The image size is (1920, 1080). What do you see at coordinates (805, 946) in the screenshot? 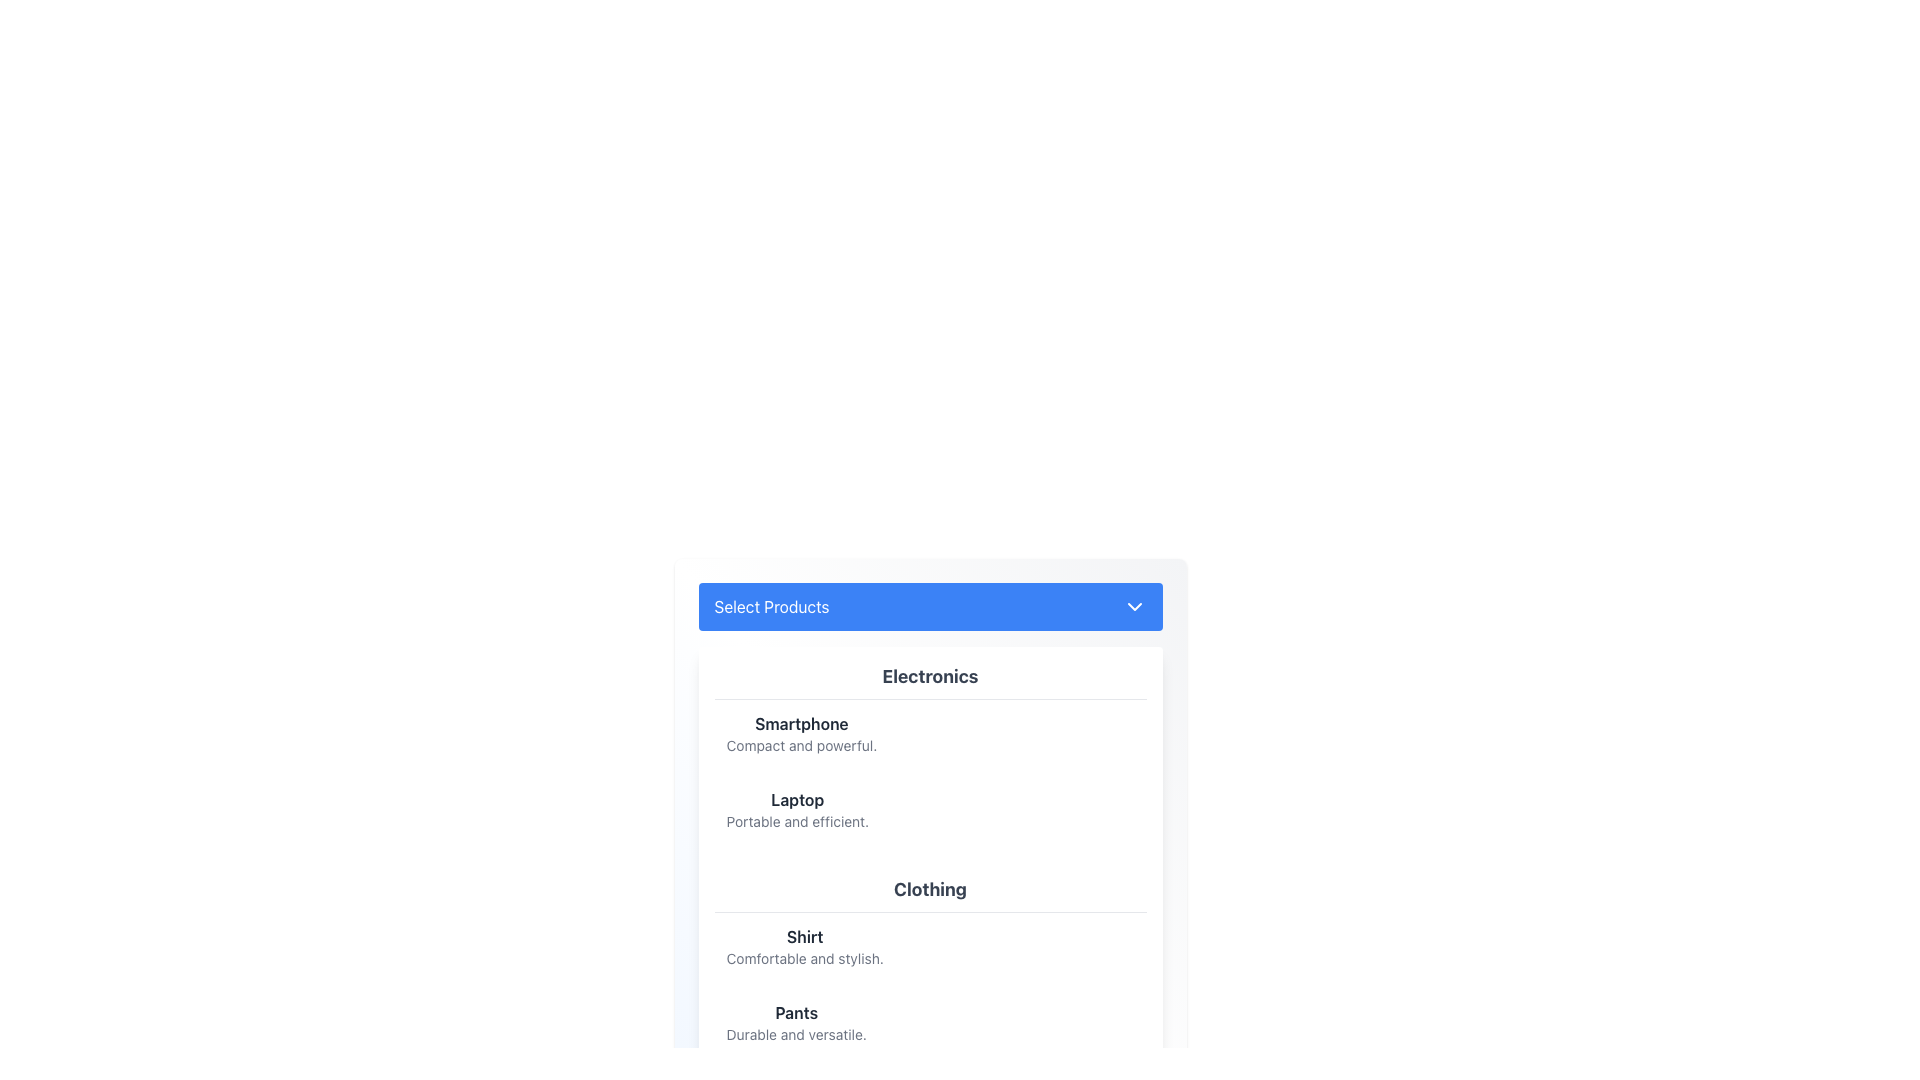
I see `product-related text element titled 'Shirt' which is located under the 'Clothing' section of the 'Select Products' dropdown menu, above the 'Pants' entry` at bounding box center [805, 946].